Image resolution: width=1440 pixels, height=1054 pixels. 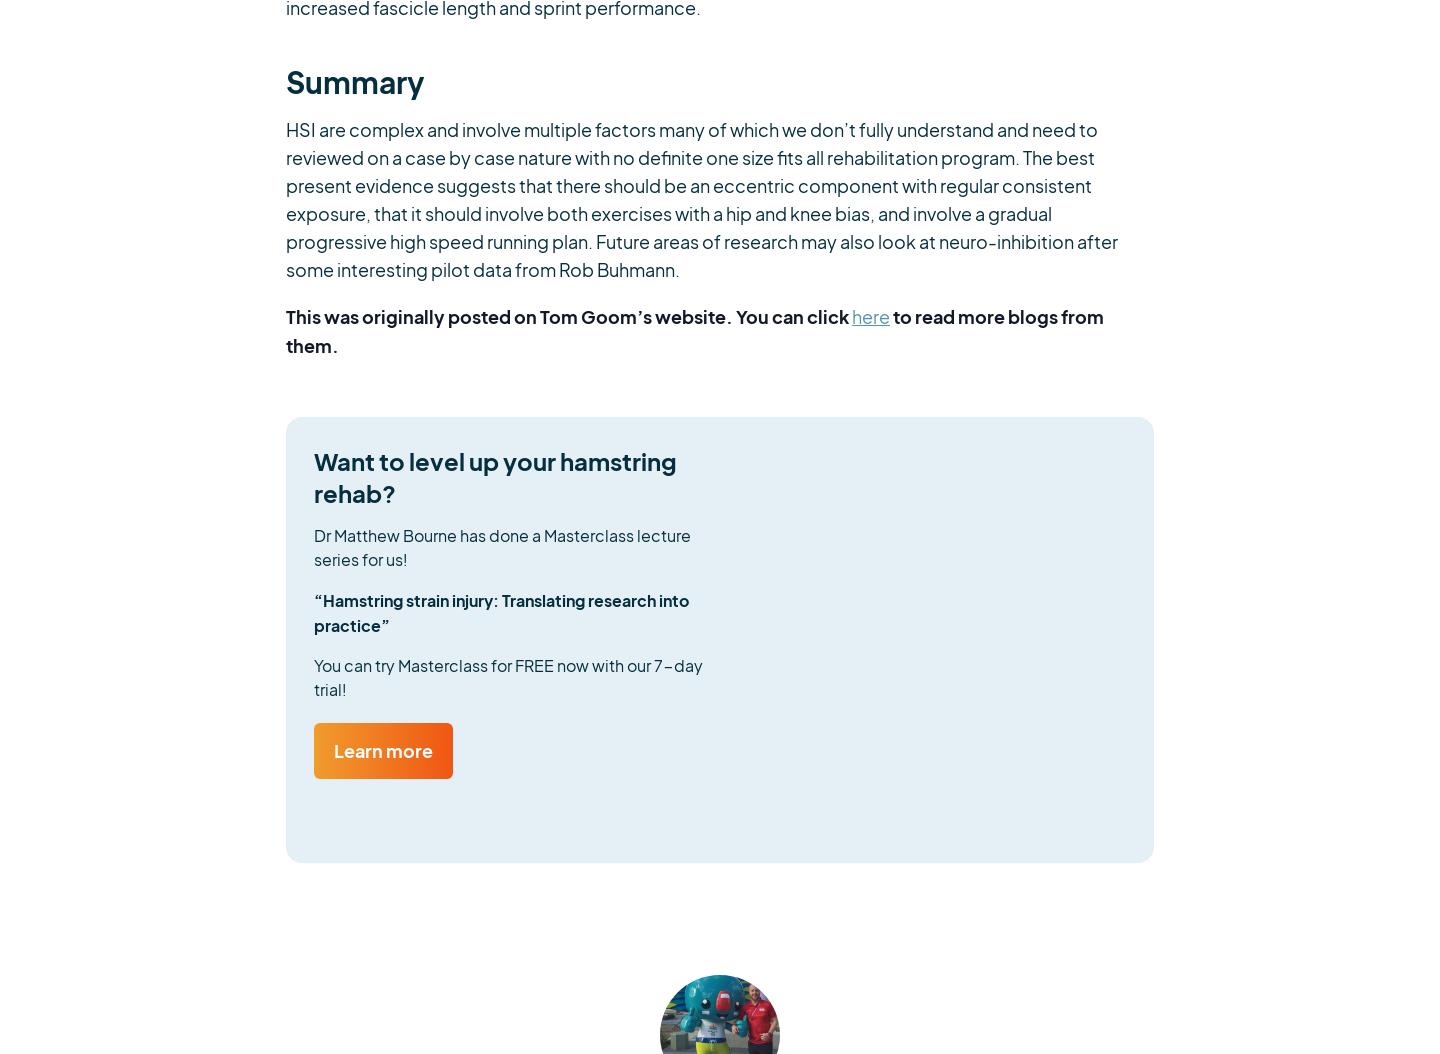 I want to click on 'here', so click(x=870, y=315).